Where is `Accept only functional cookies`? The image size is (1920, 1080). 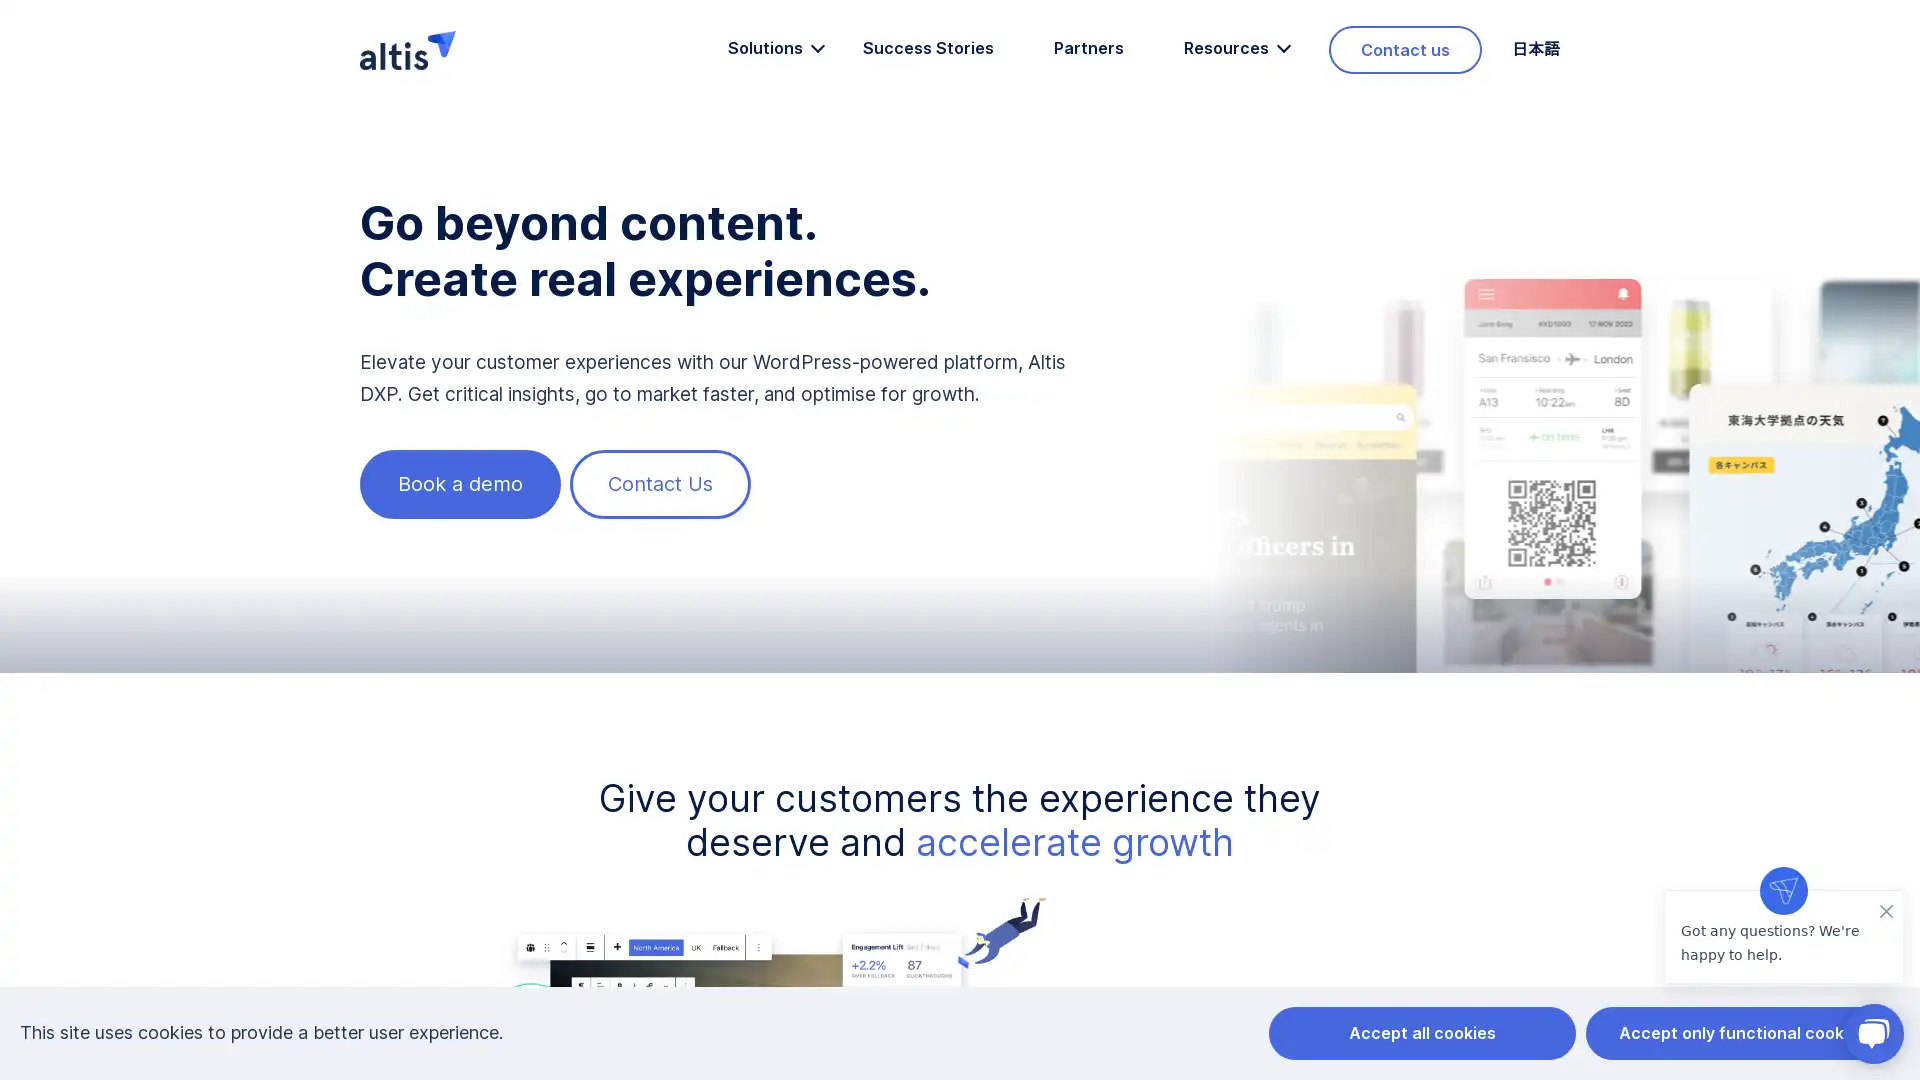
Accept only functional cookies is located at coordinates (1741, 1033).